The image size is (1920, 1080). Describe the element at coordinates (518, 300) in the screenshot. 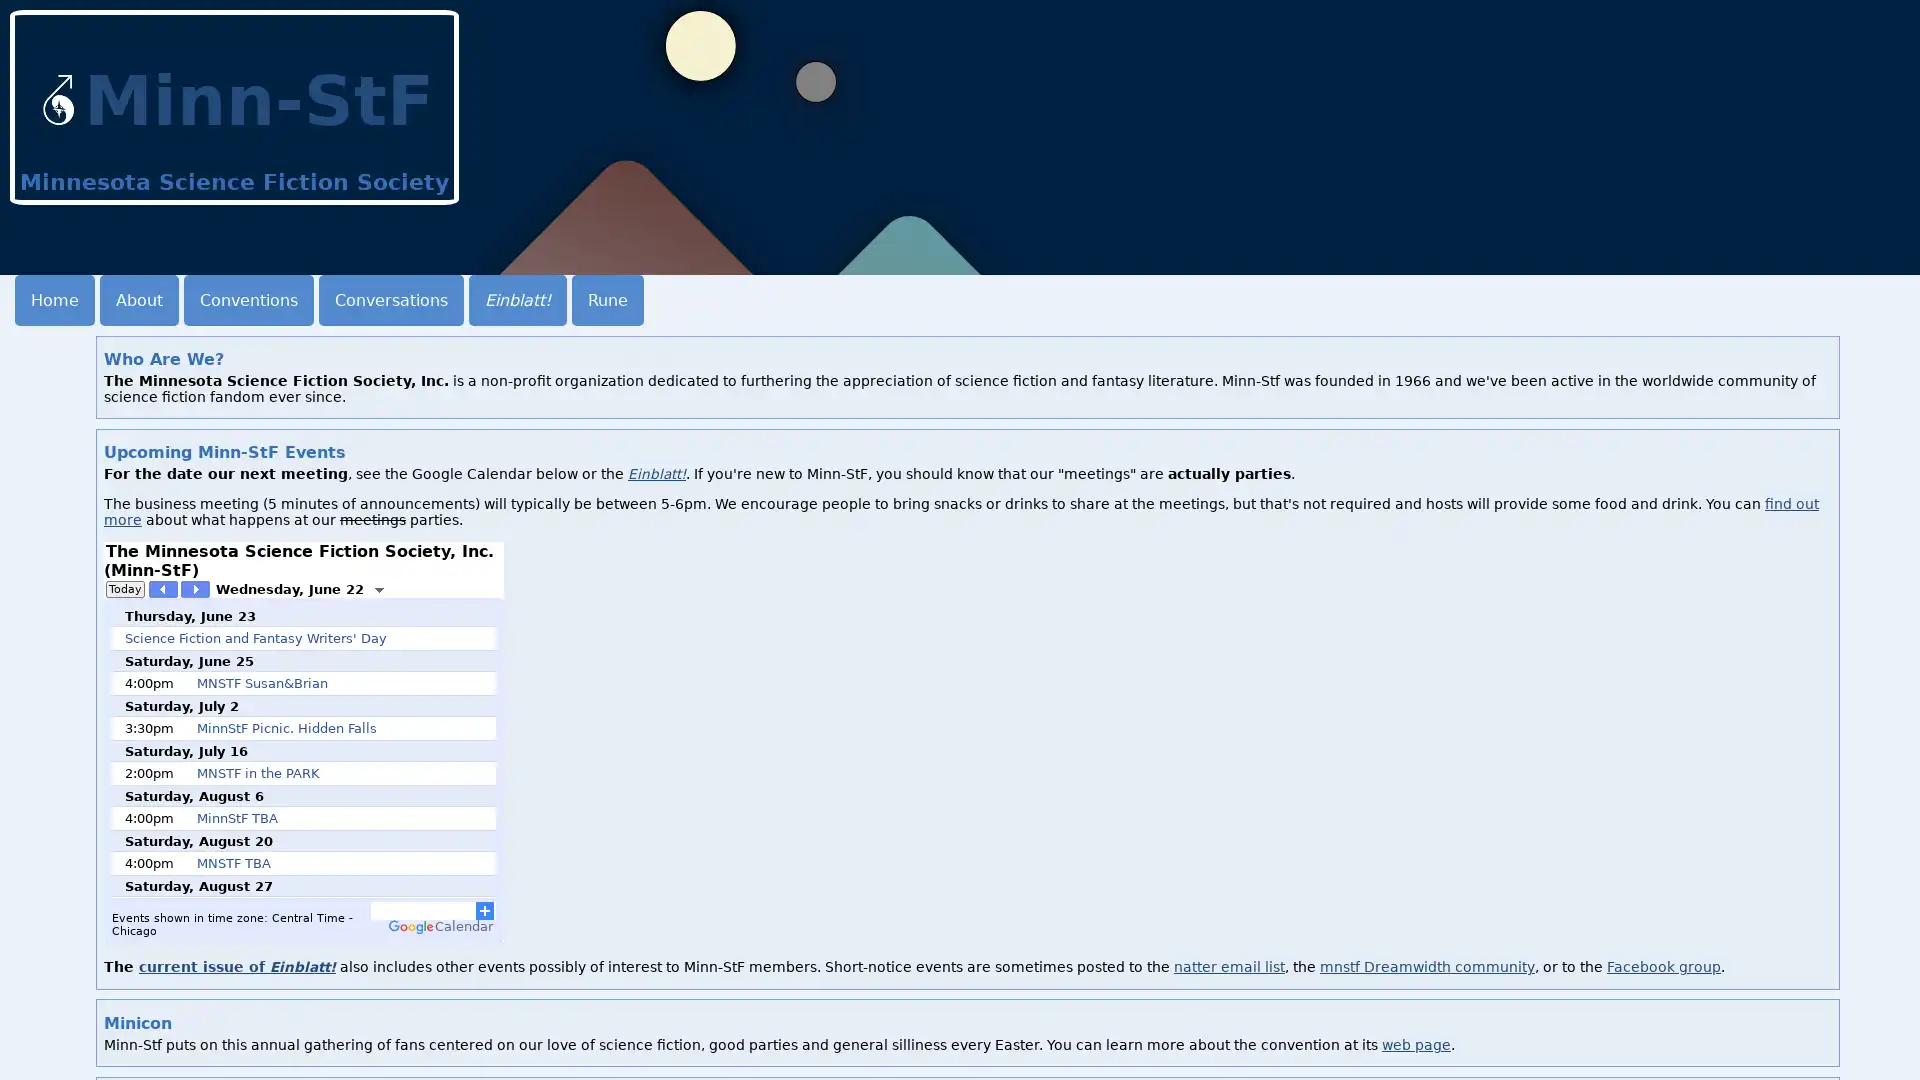

I see `Einblatt!` at that location.